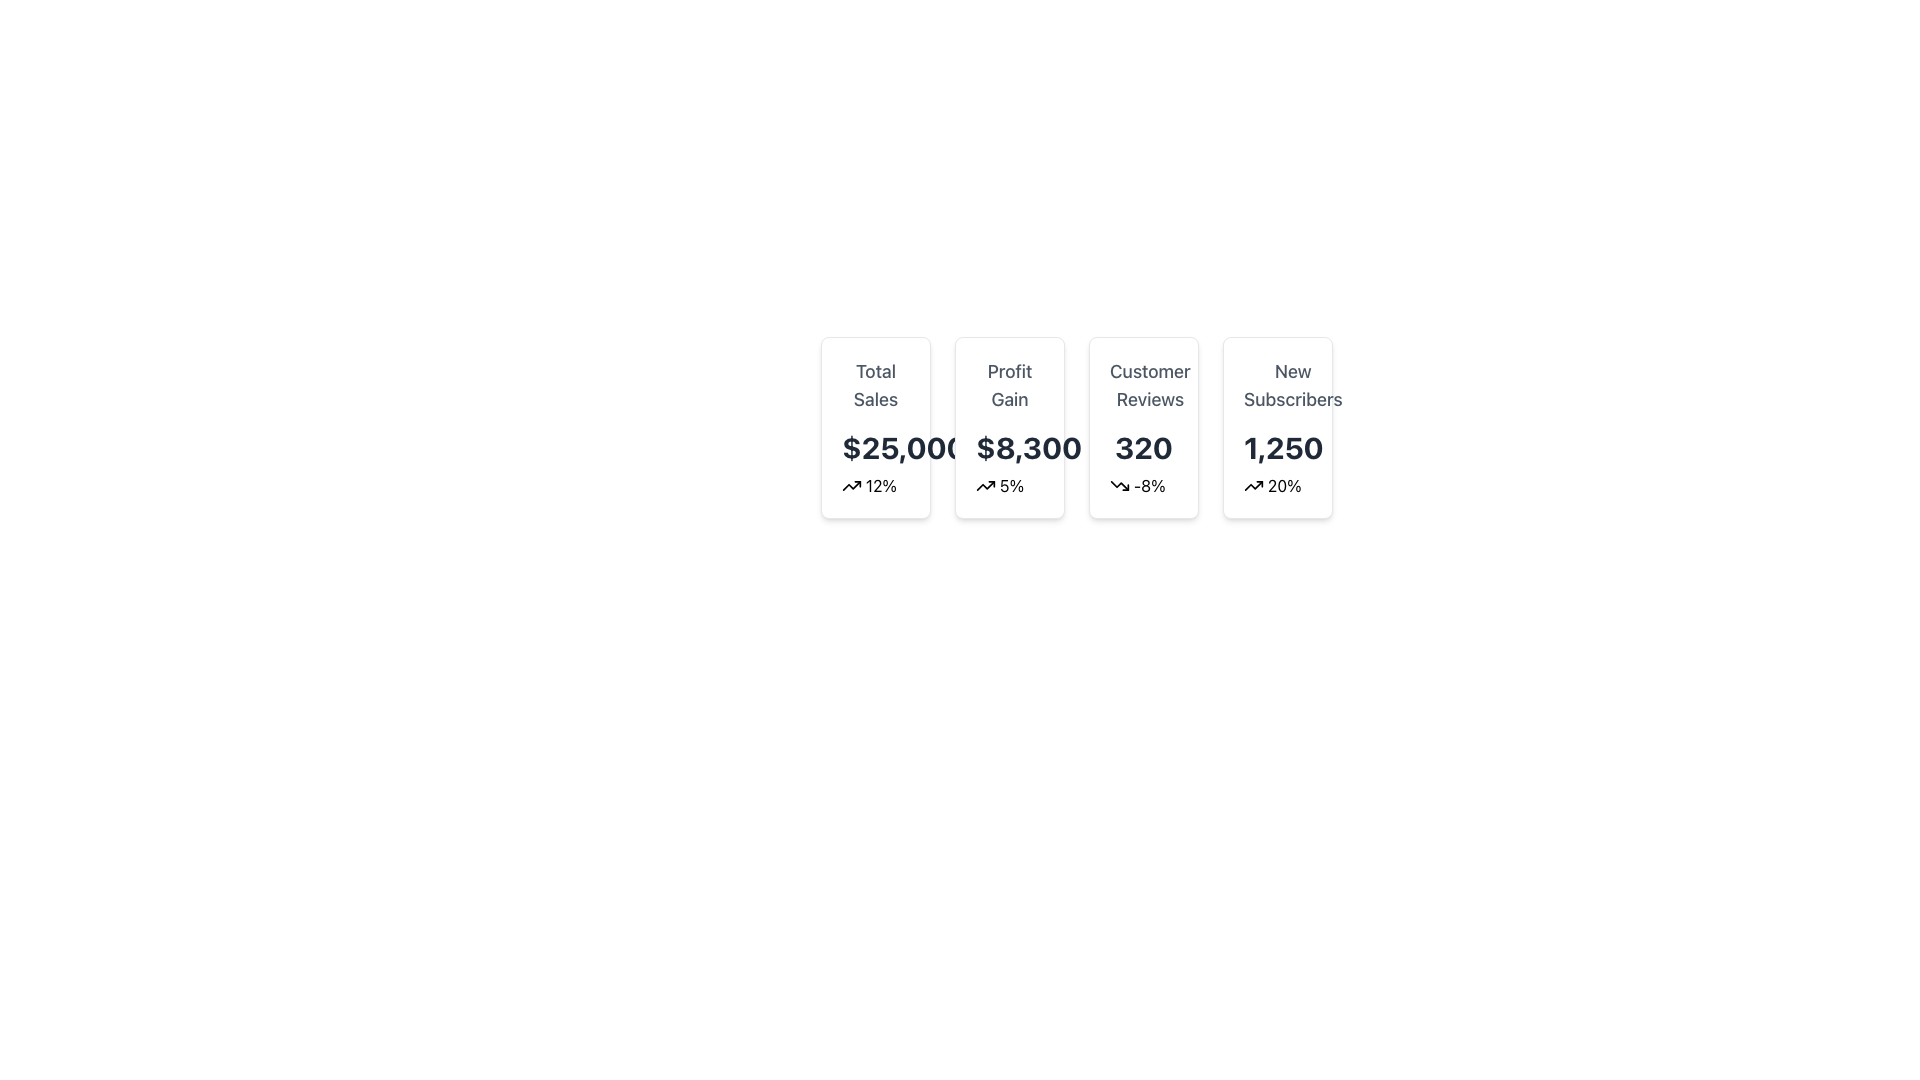  Describe the element at coordinates (1118, 486) in the screenshot. I see `the Decorative Icon indicating a downward trend in the 'Customer Reviews' card, which is placed below the numerical value and next to a red color code` at that location.